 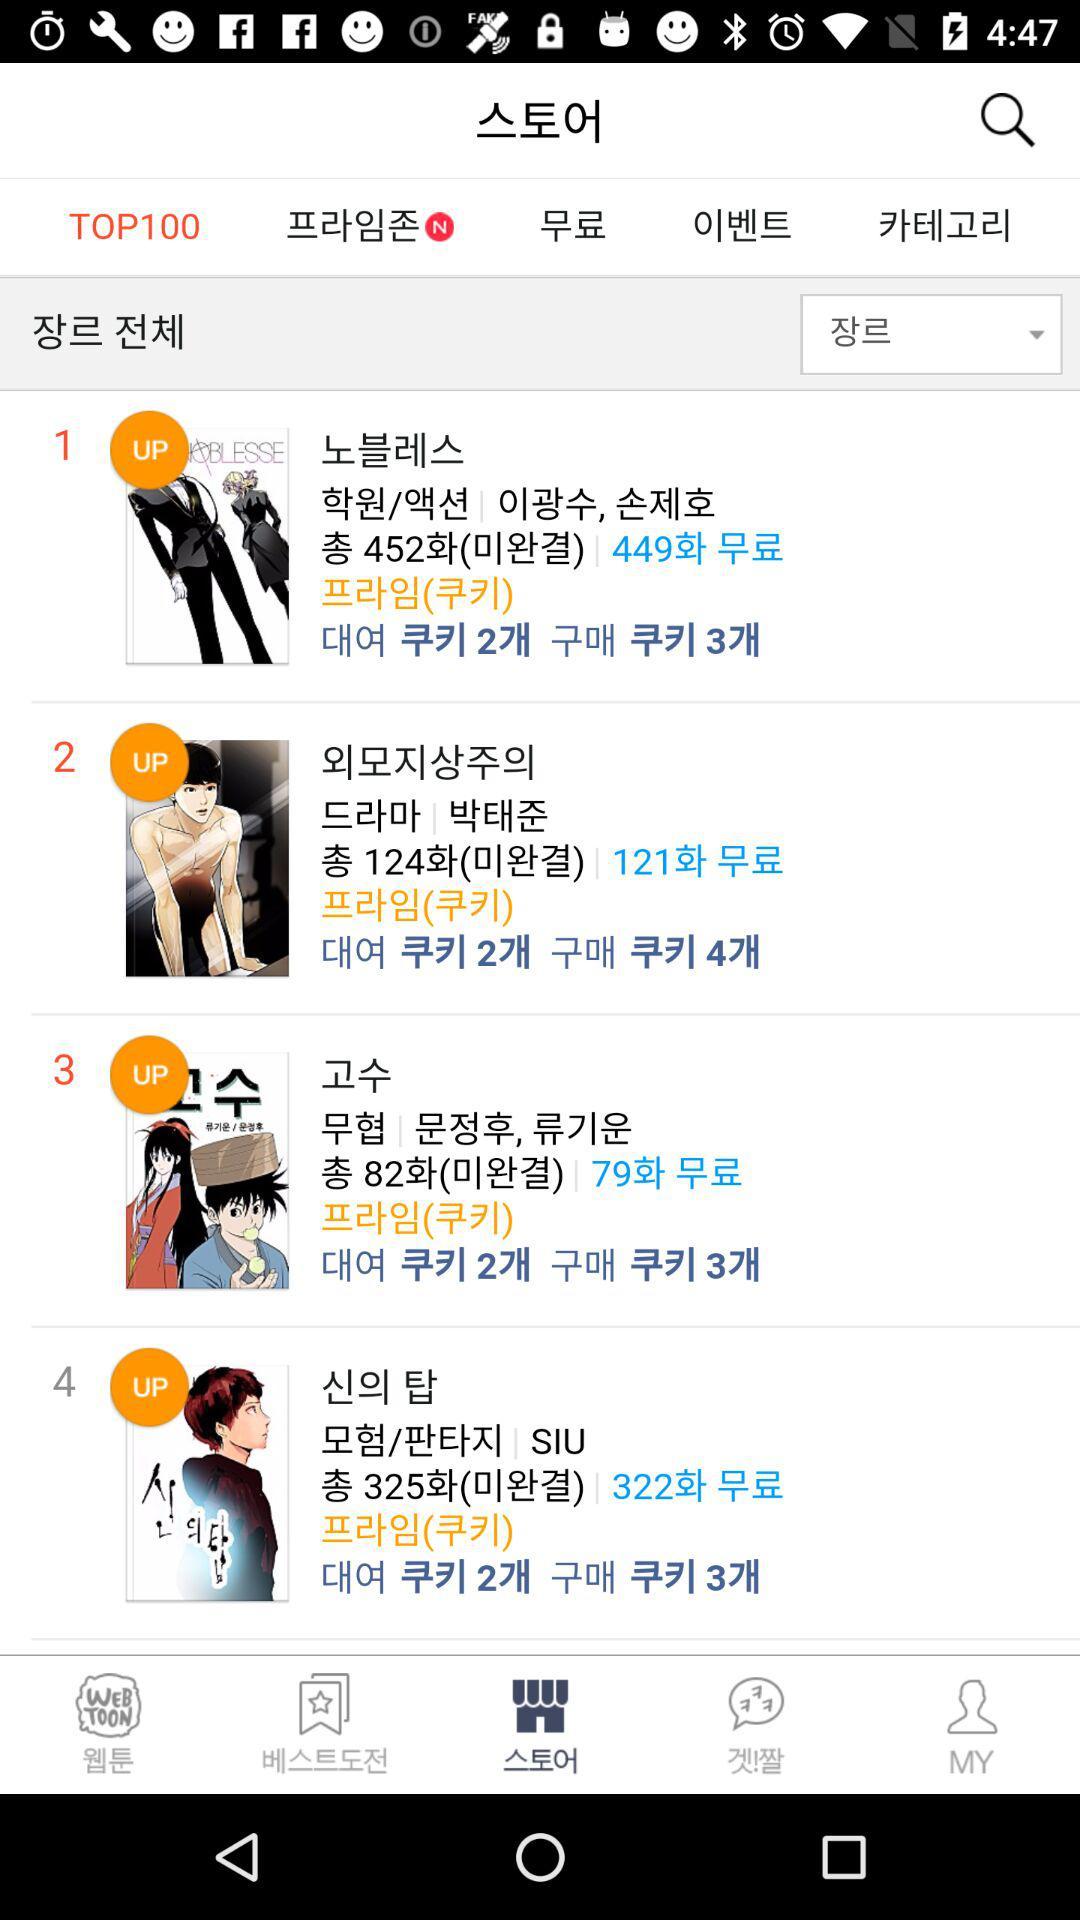 What do you see at coordinates (1006, 119) in the screenshot?
I see `the search icon` at bounding box center [1006, 119].